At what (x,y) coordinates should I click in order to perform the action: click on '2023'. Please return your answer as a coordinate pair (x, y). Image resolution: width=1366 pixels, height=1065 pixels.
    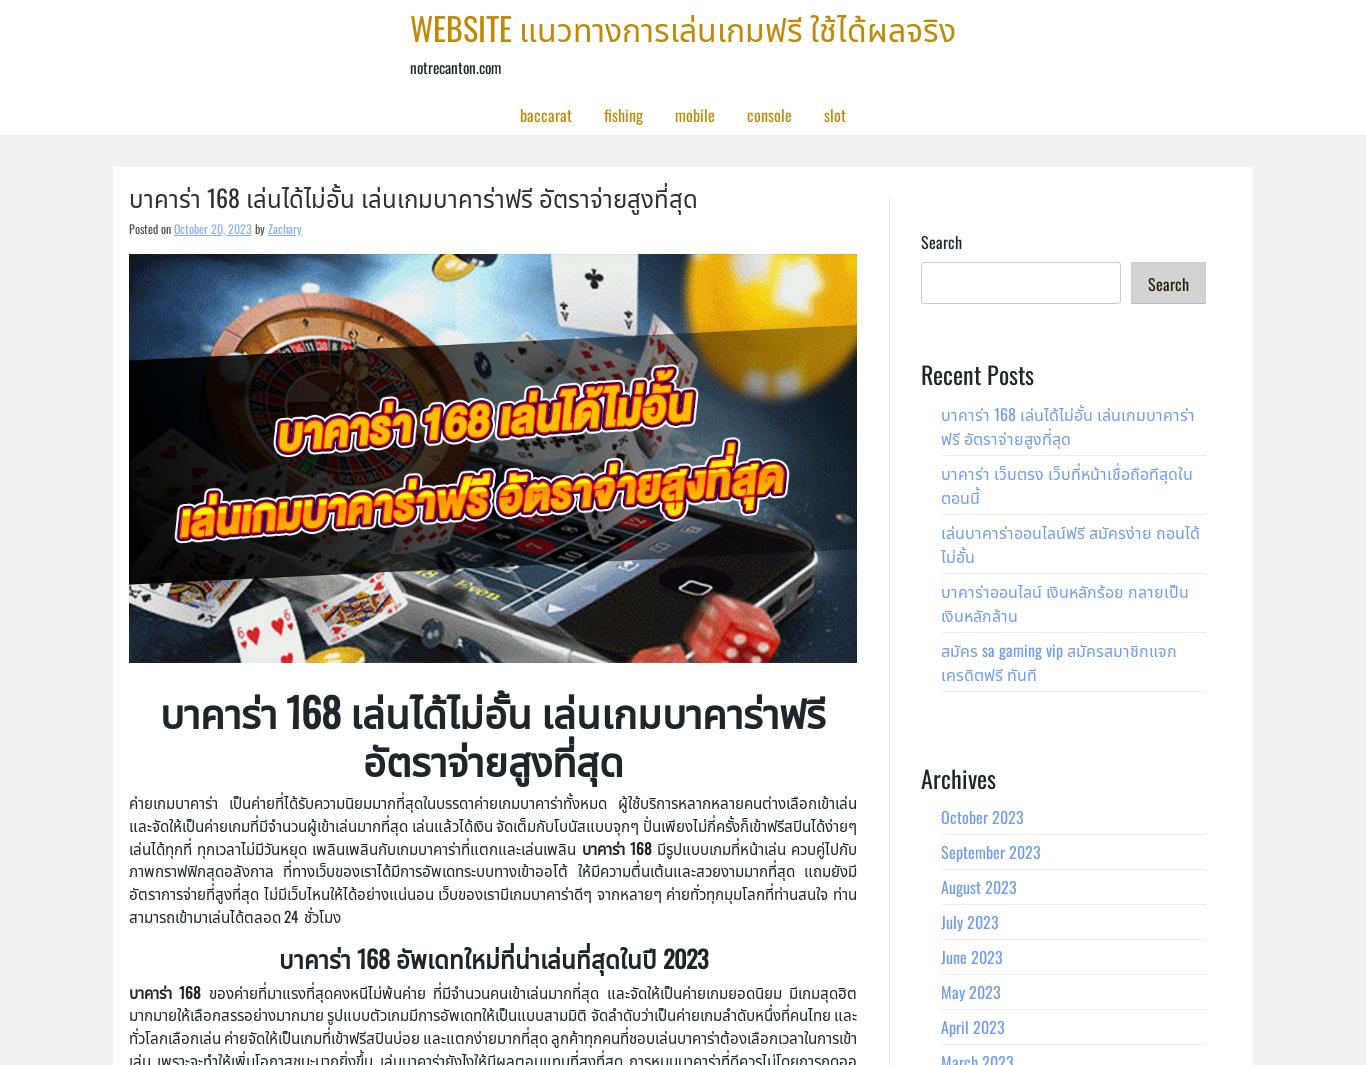
    Looking at the image, I should click on (660, 957).